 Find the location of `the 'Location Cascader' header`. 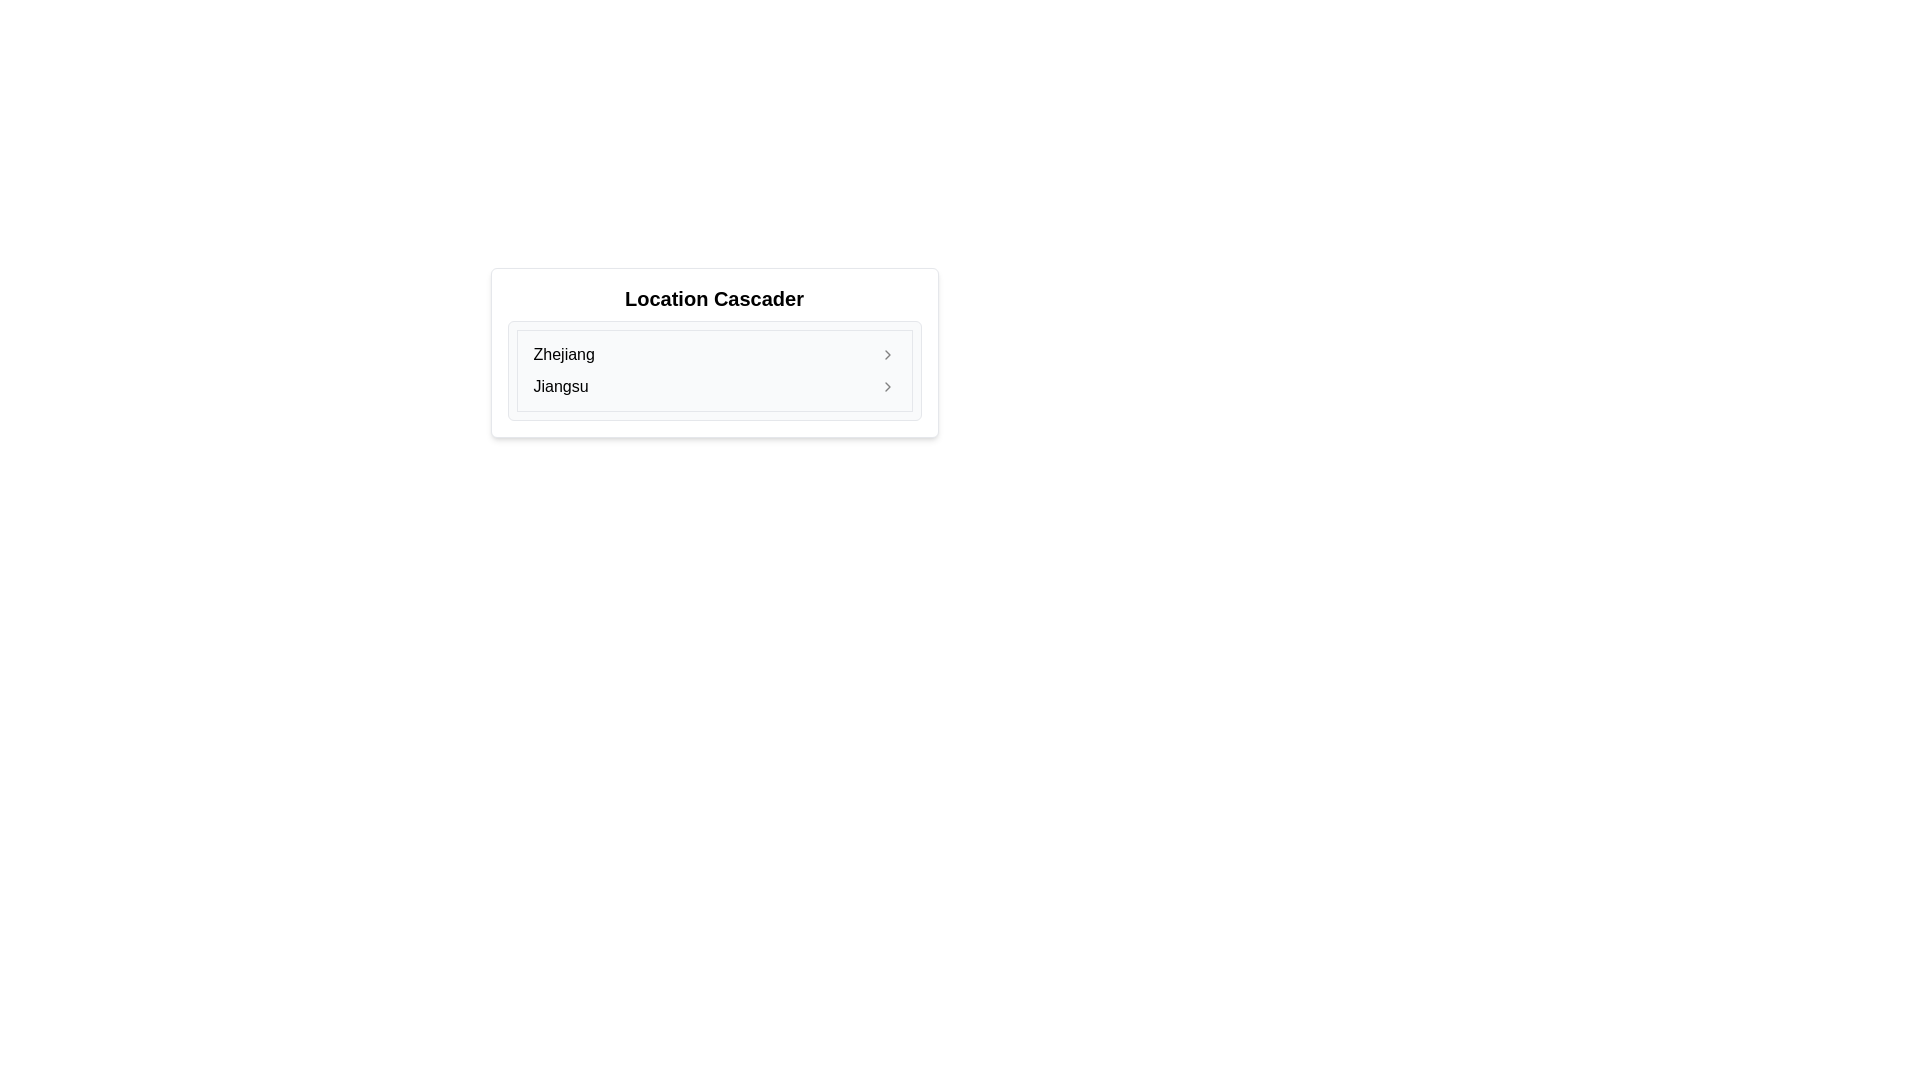

the 'Location Cascader' header is located at coordinates (714, 299).